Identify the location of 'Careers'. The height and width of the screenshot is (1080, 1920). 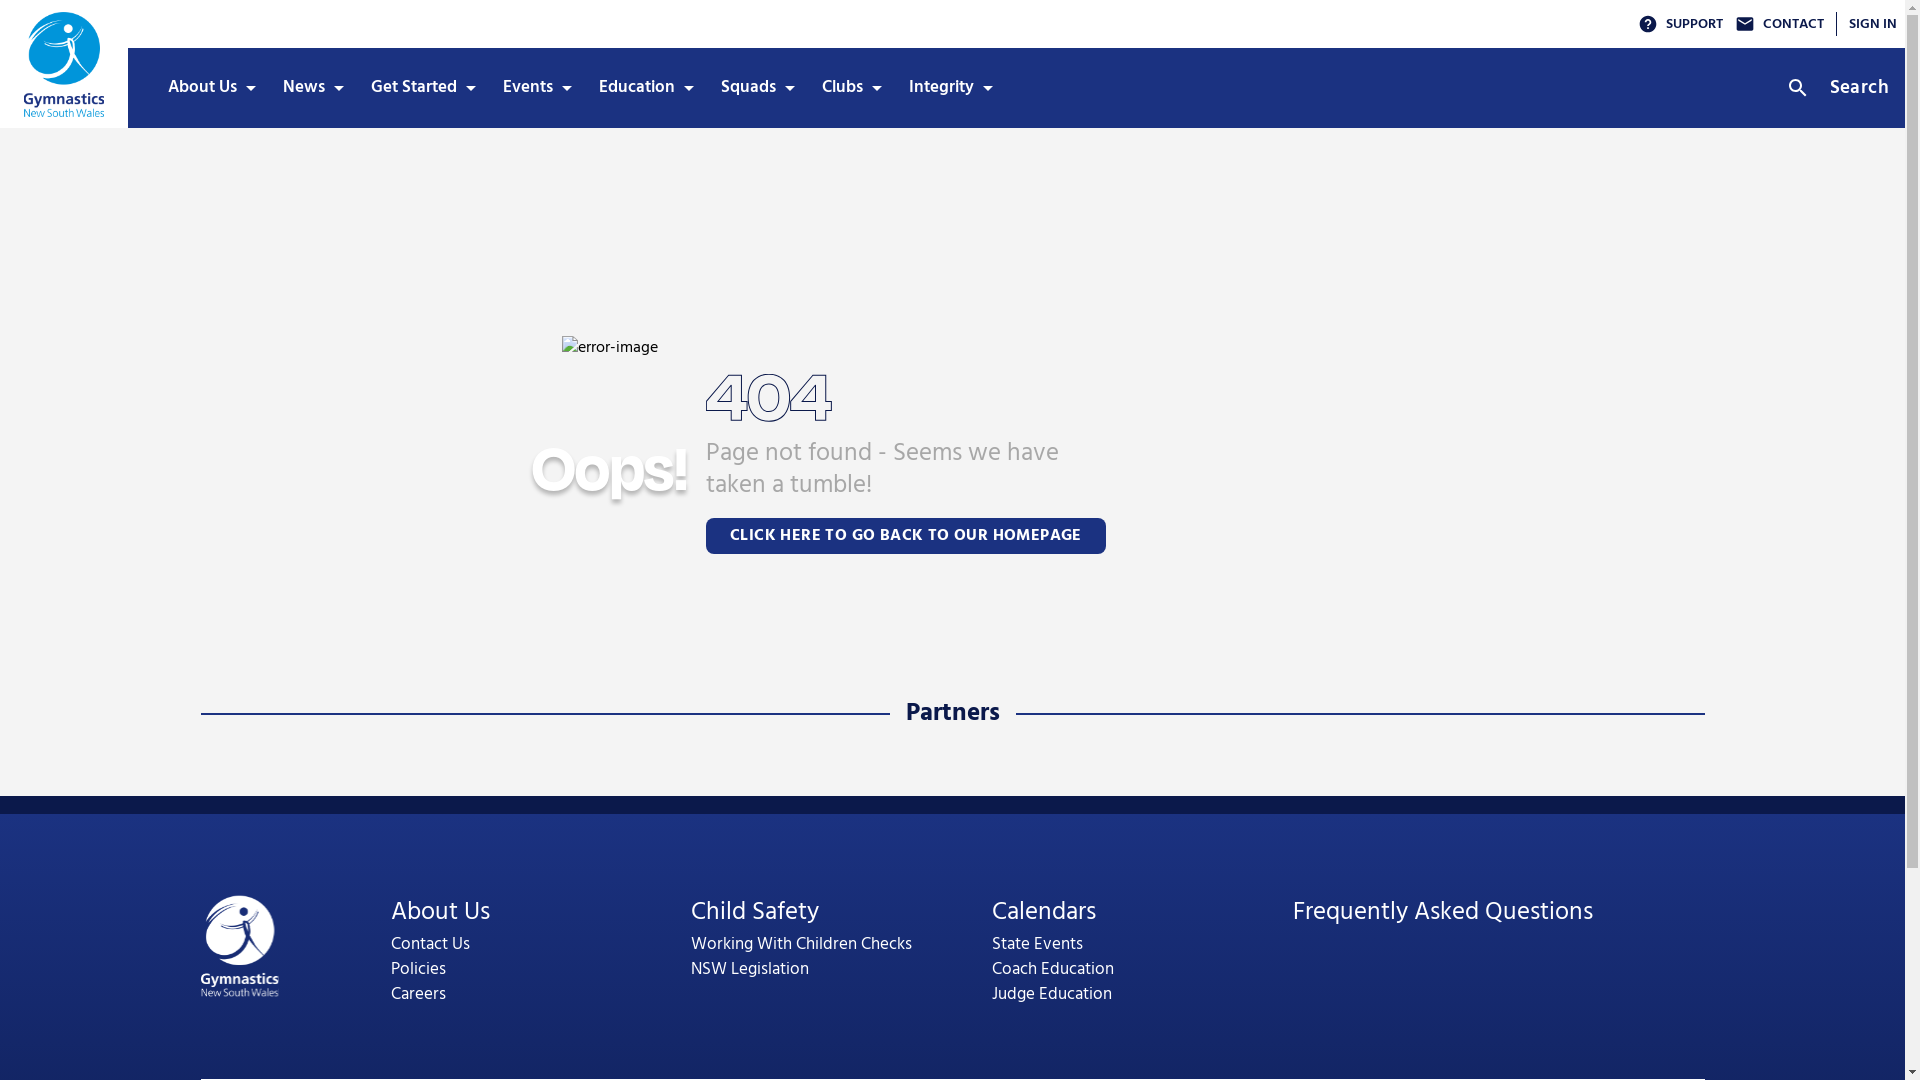
(416, 994).